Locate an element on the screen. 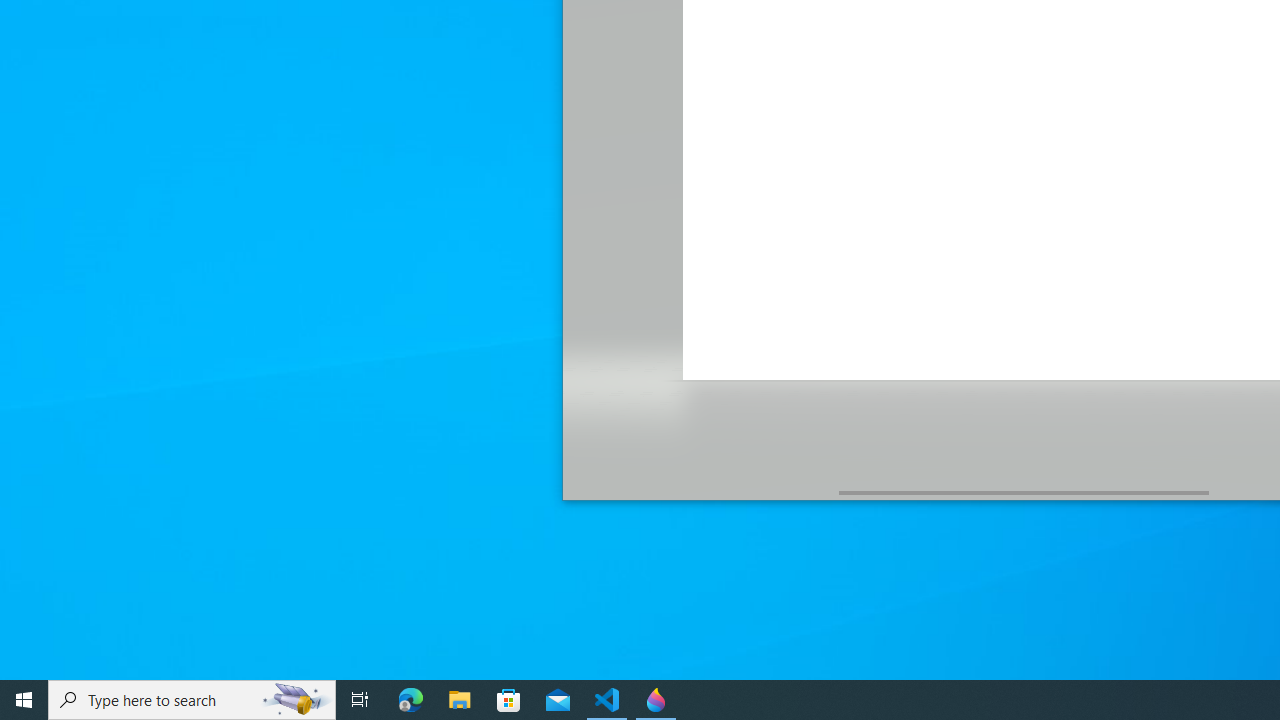 The width and height of the screenshot is (1280, 720). 'Start' is located at coordinates (24, 698).